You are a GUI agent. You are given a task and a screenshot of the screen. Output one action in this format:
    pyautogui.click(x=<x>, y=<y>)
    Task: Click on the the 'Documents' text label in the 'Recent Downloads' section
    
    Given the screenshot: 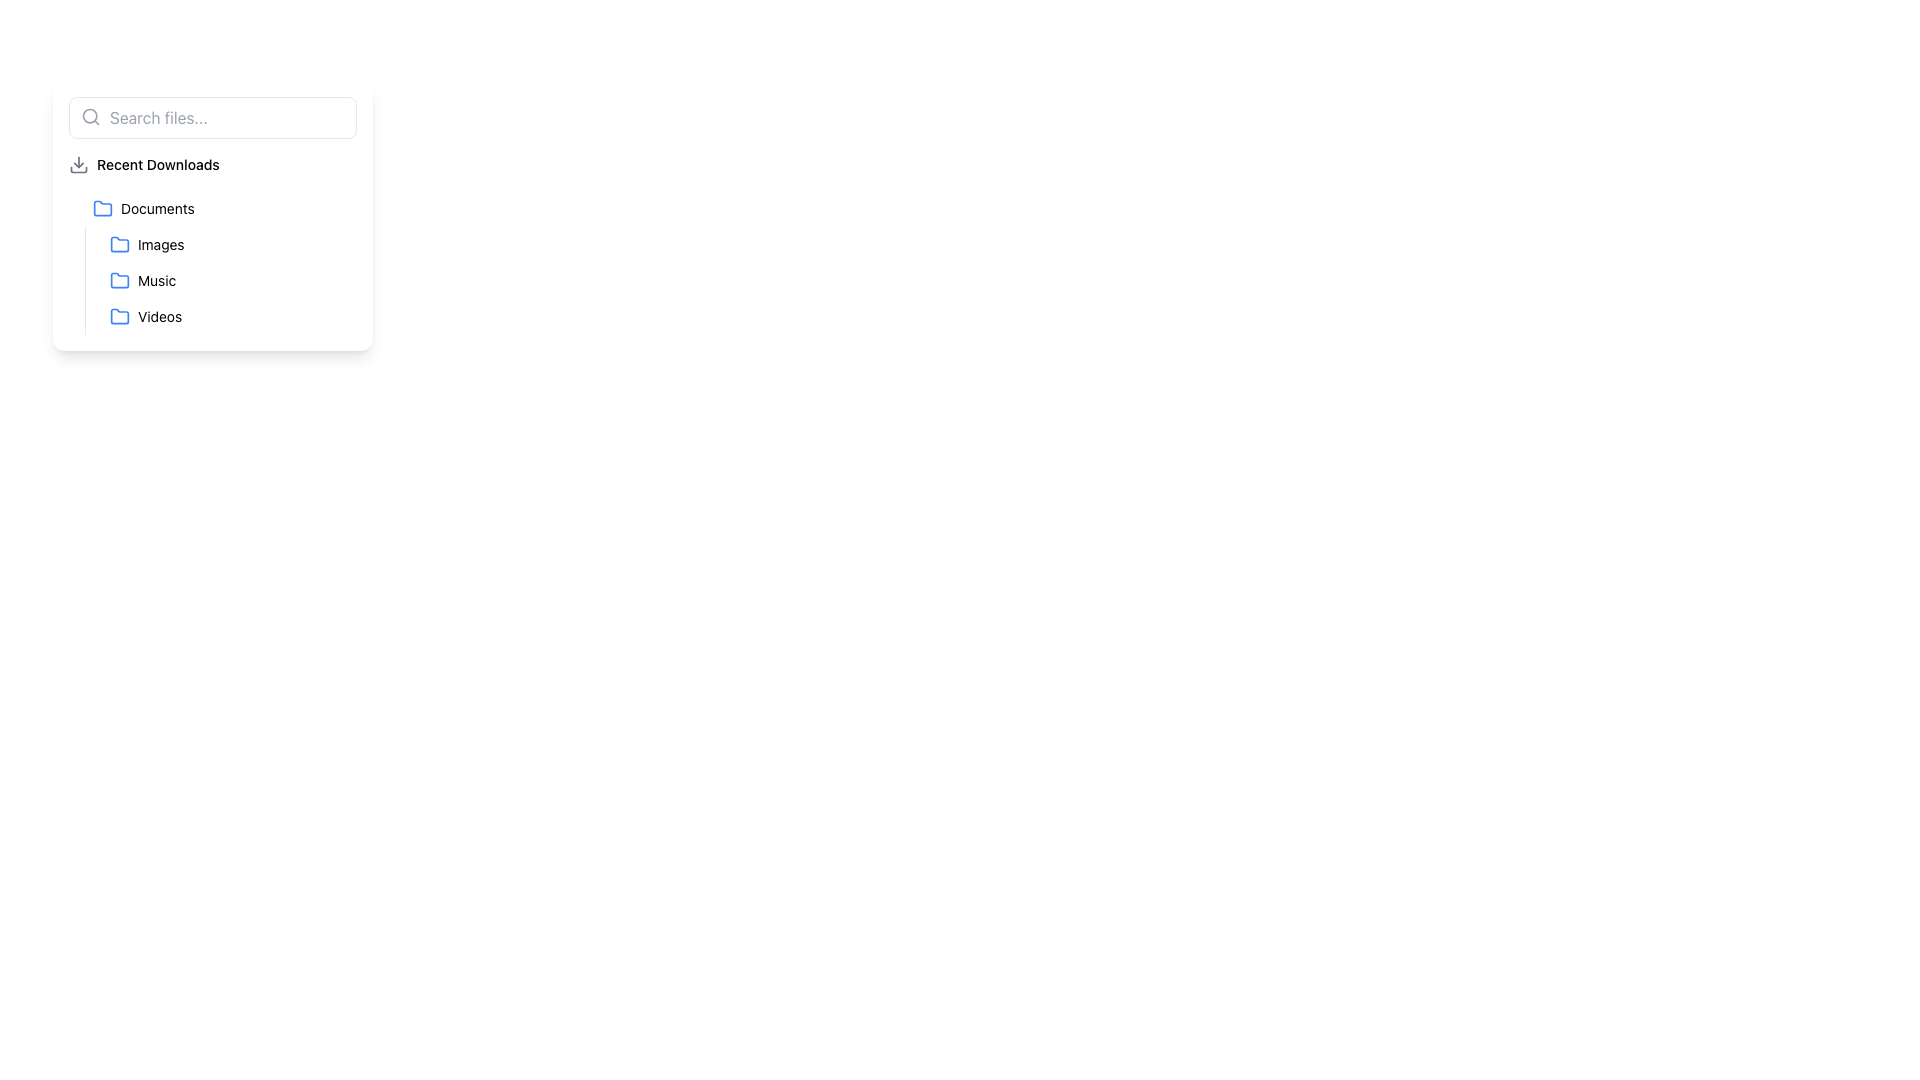 What is the action you would take?
    pyautogui.click(x=156, y=208)
    